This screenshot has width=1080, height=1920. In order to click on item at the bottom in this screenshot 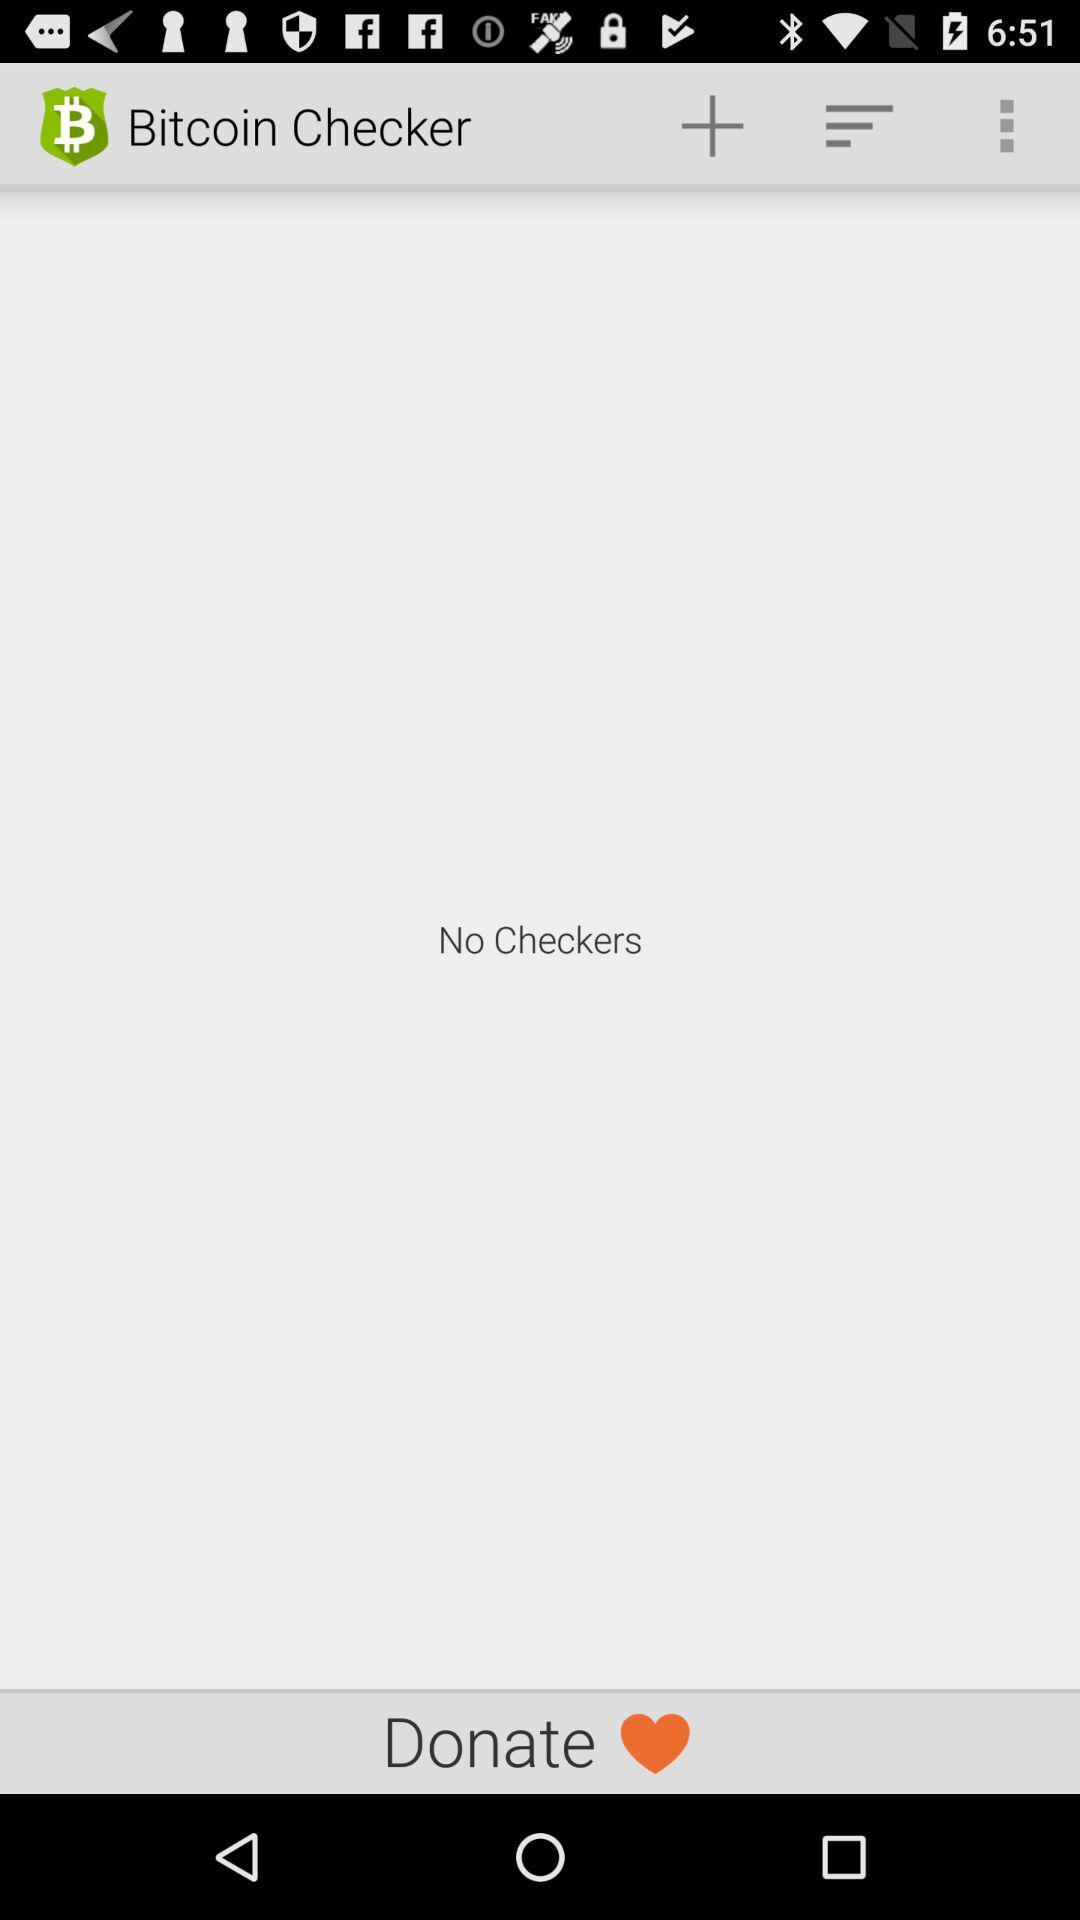, I will do `click(540, 1740)`.